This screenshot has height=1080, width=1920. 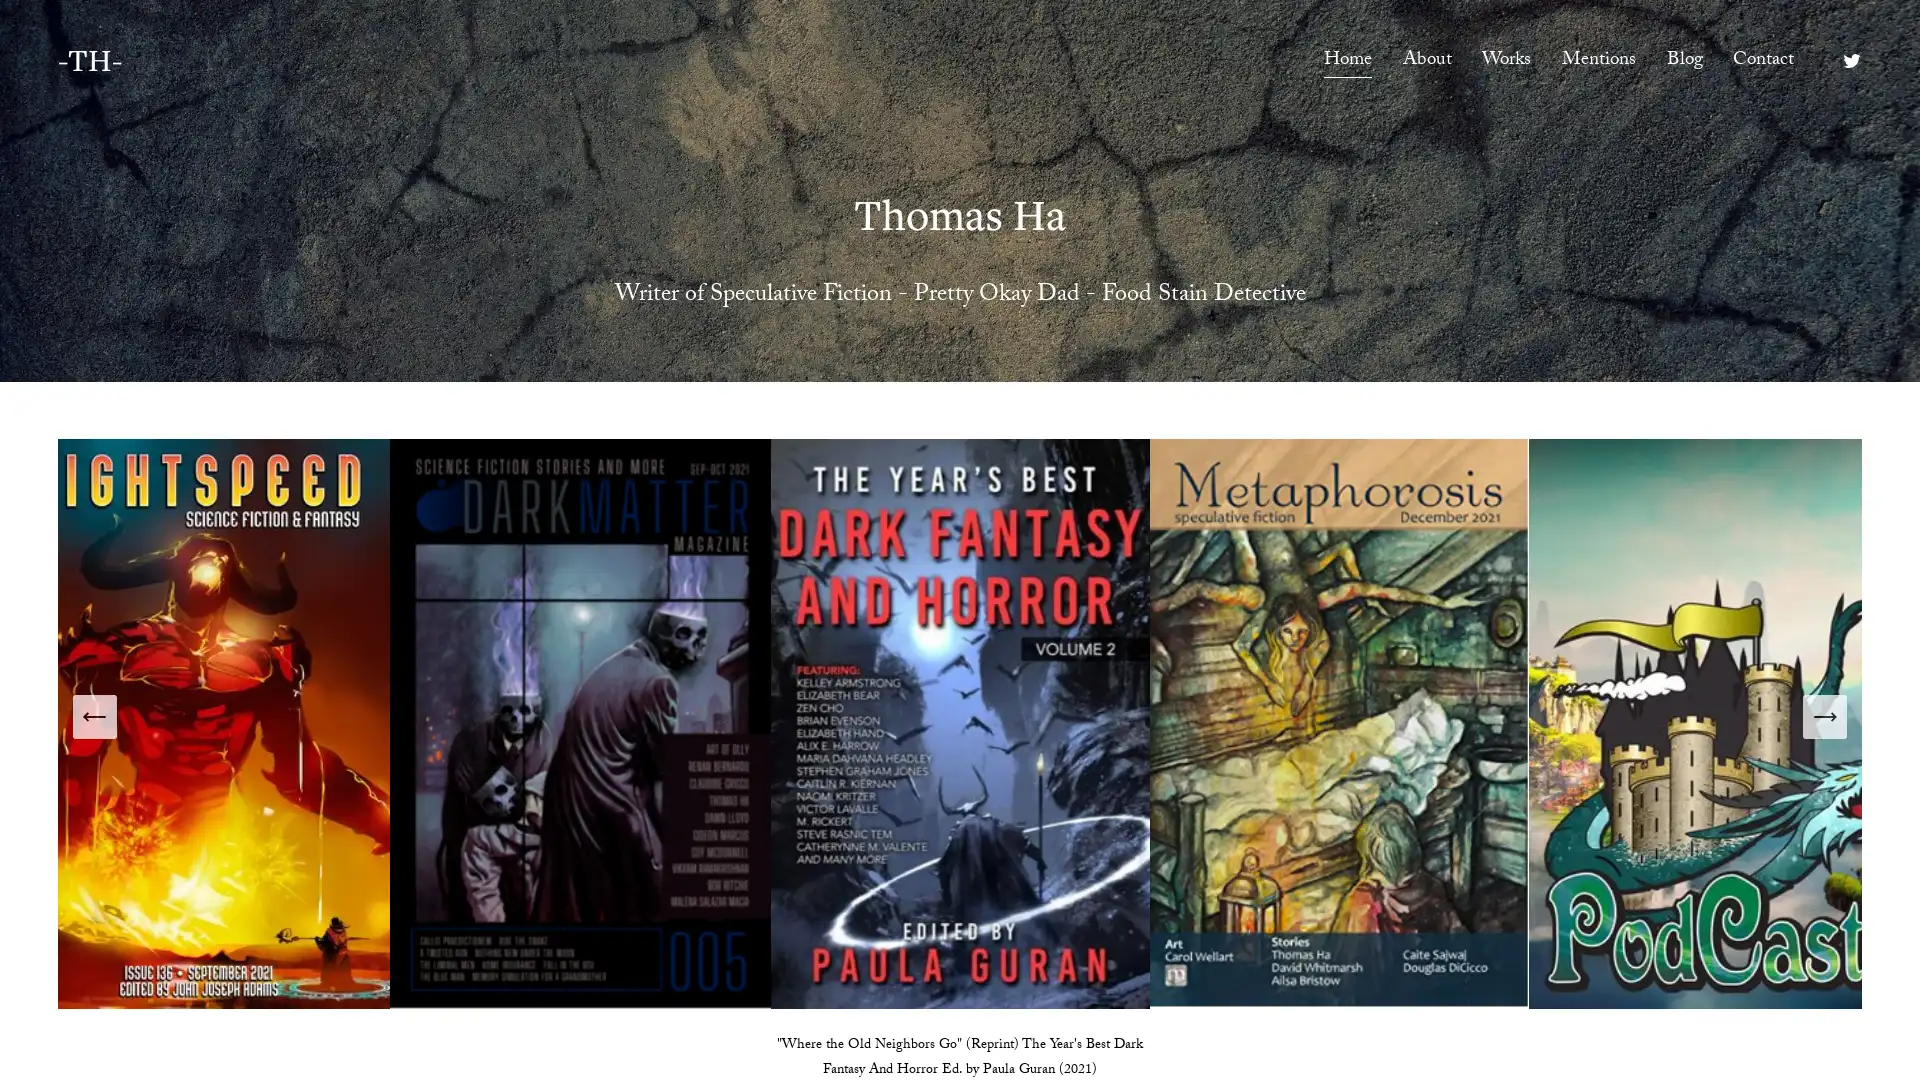 I want to click on Next Slide, so click(x=1824, y=715).